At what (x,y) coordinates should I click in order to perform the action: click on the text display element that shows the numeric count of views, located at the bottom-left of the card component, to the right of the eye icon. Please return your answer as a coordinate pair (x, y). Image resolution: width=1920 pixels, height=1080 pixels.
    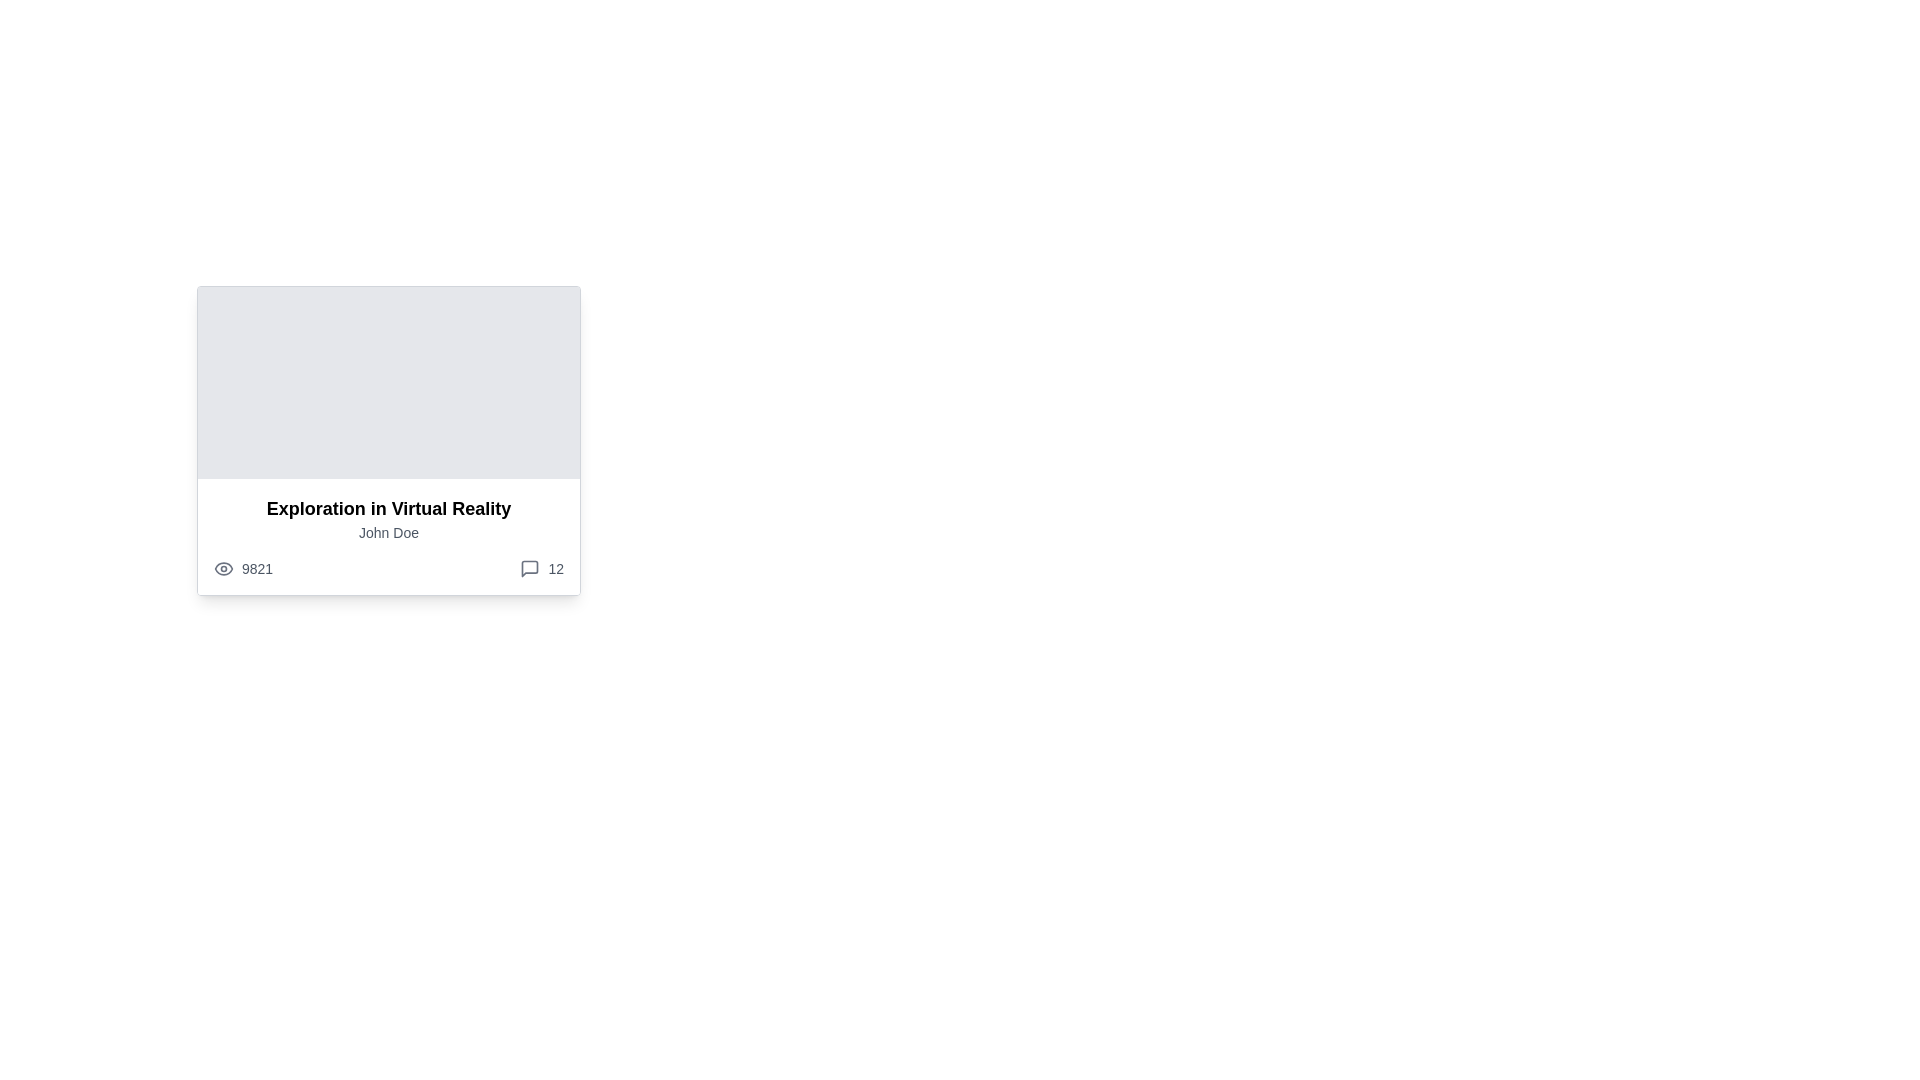
    Looking at the image, I should click on (242, 569).